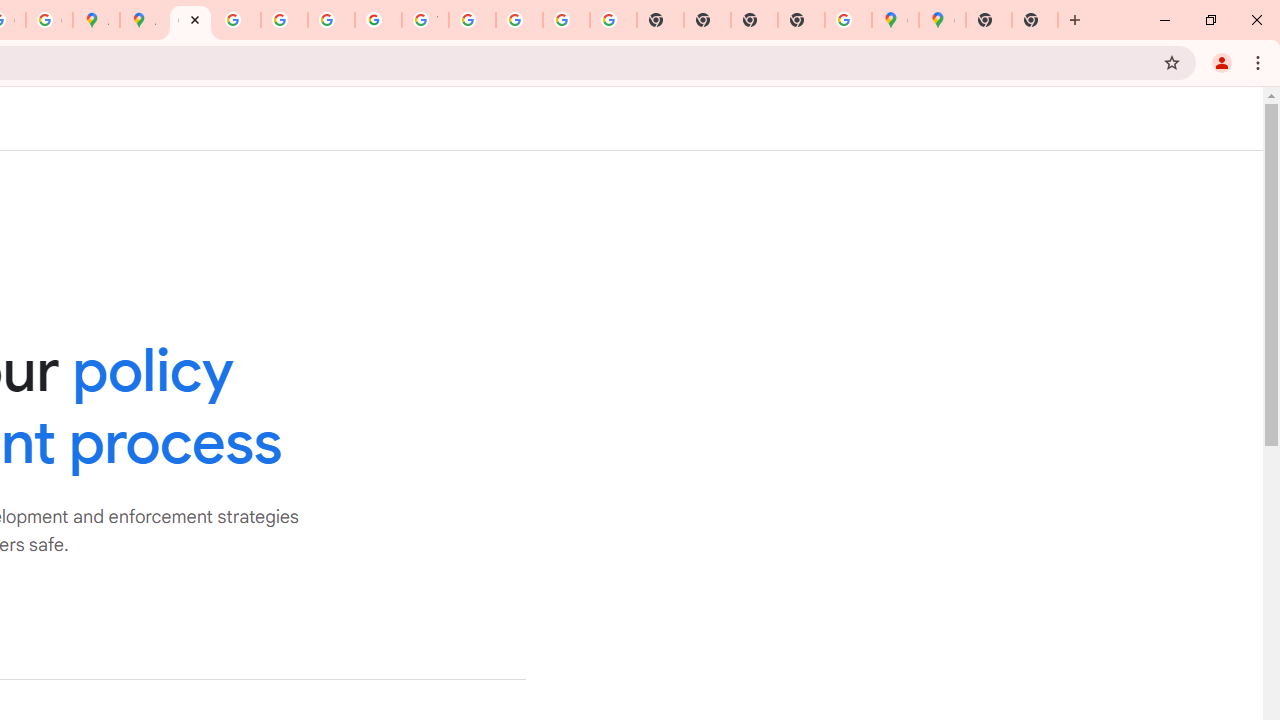 Image resolution: width=1280 pixels, height=720 pixels. Describe the element at coordinates (848, 20) in the screenshot. I see `'Use Google Maps in Space - Google Maps Help'` at that location.